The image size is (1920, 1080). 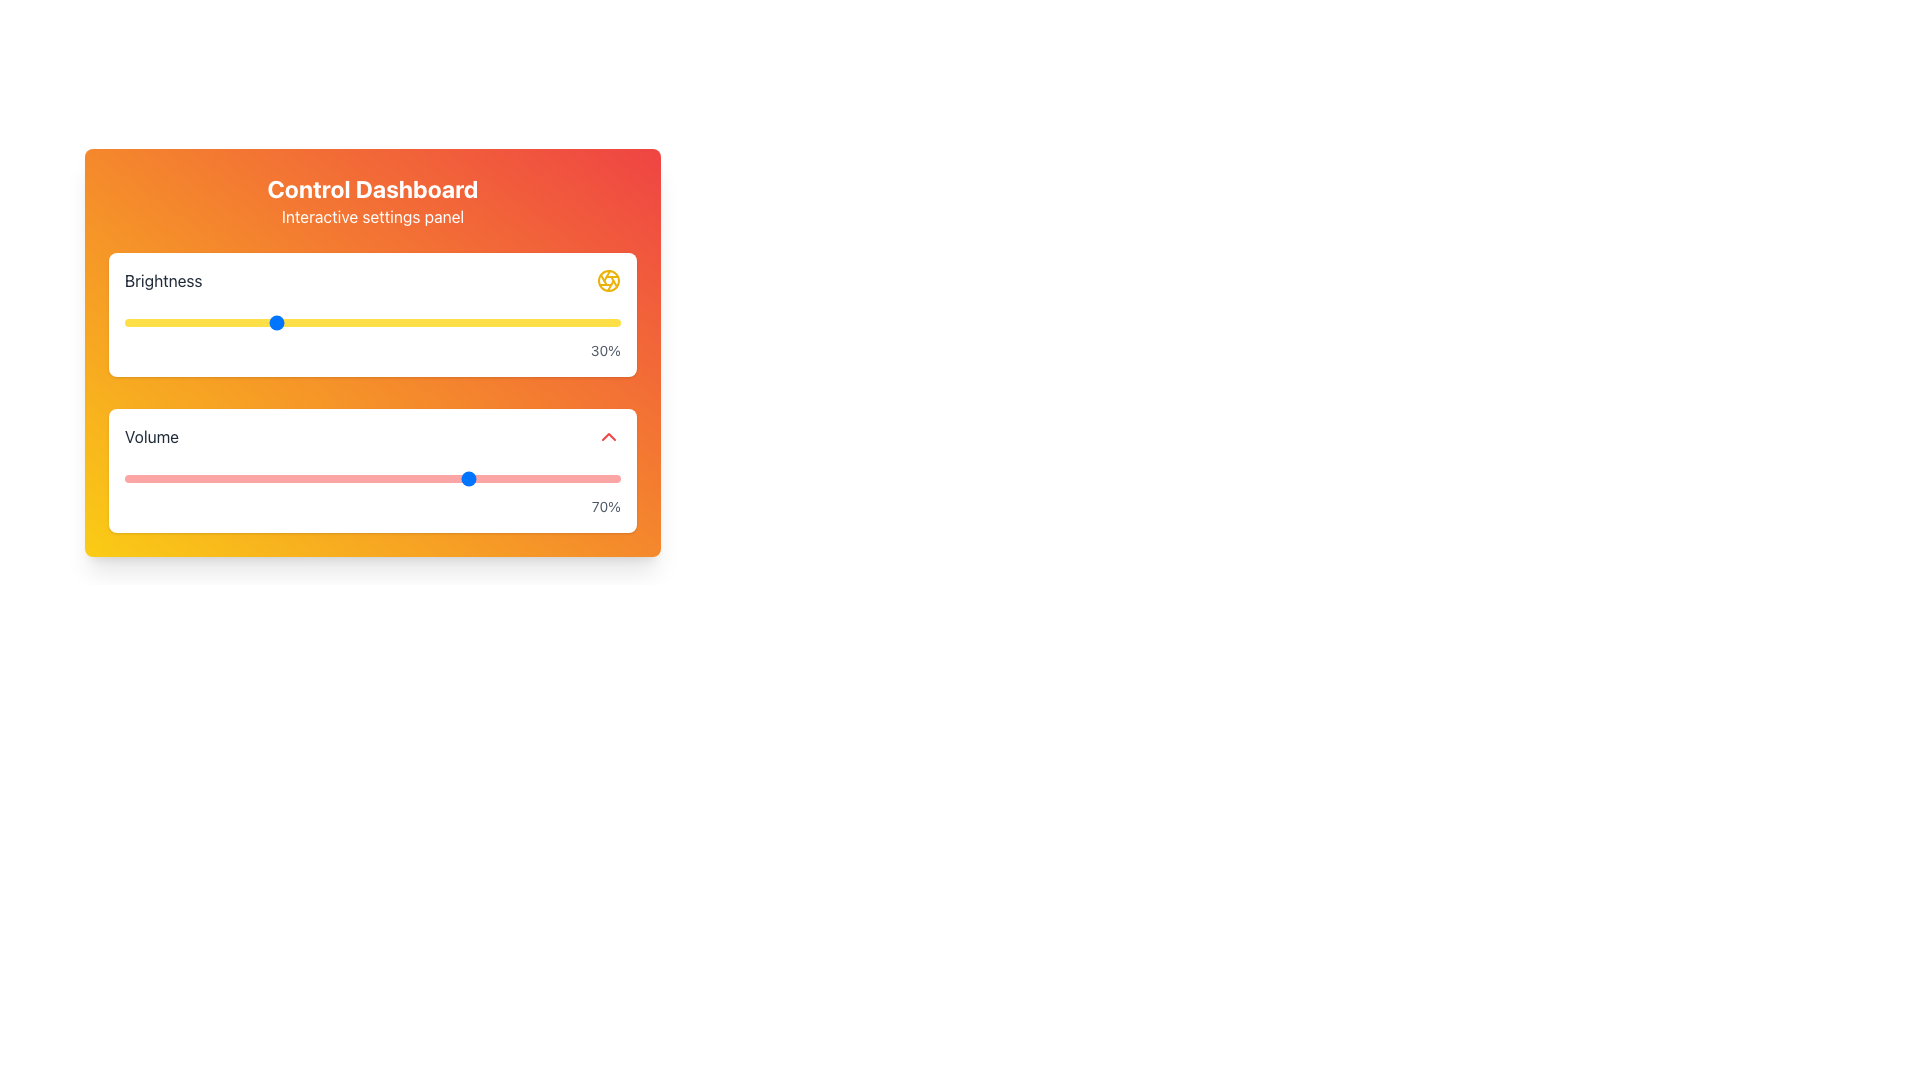 What do you see at coordinates (239, 478) in the screenshot?
I see `the volume` at bounding box center [239, 478].